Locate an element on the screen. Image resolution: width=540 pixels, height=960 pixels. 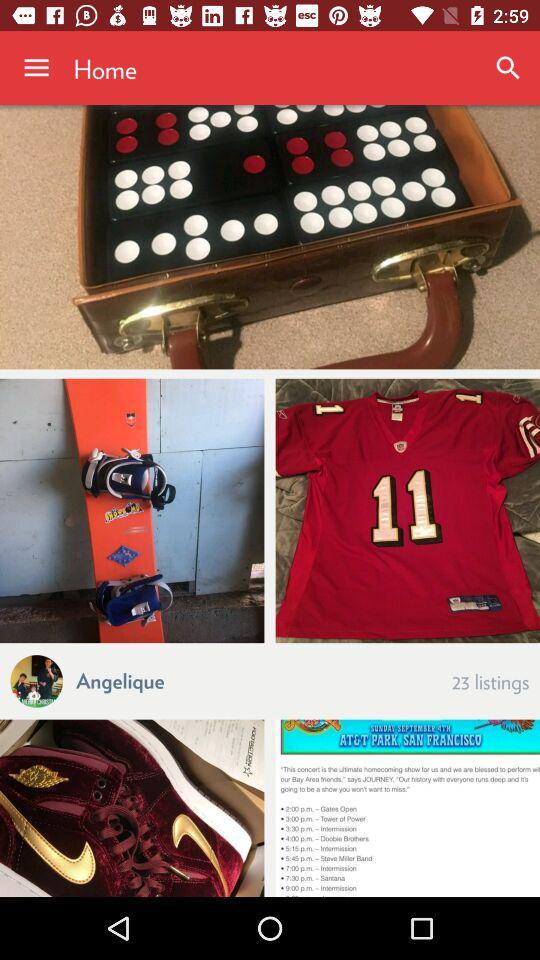
item above a icon is located at coordinates (132, 509).